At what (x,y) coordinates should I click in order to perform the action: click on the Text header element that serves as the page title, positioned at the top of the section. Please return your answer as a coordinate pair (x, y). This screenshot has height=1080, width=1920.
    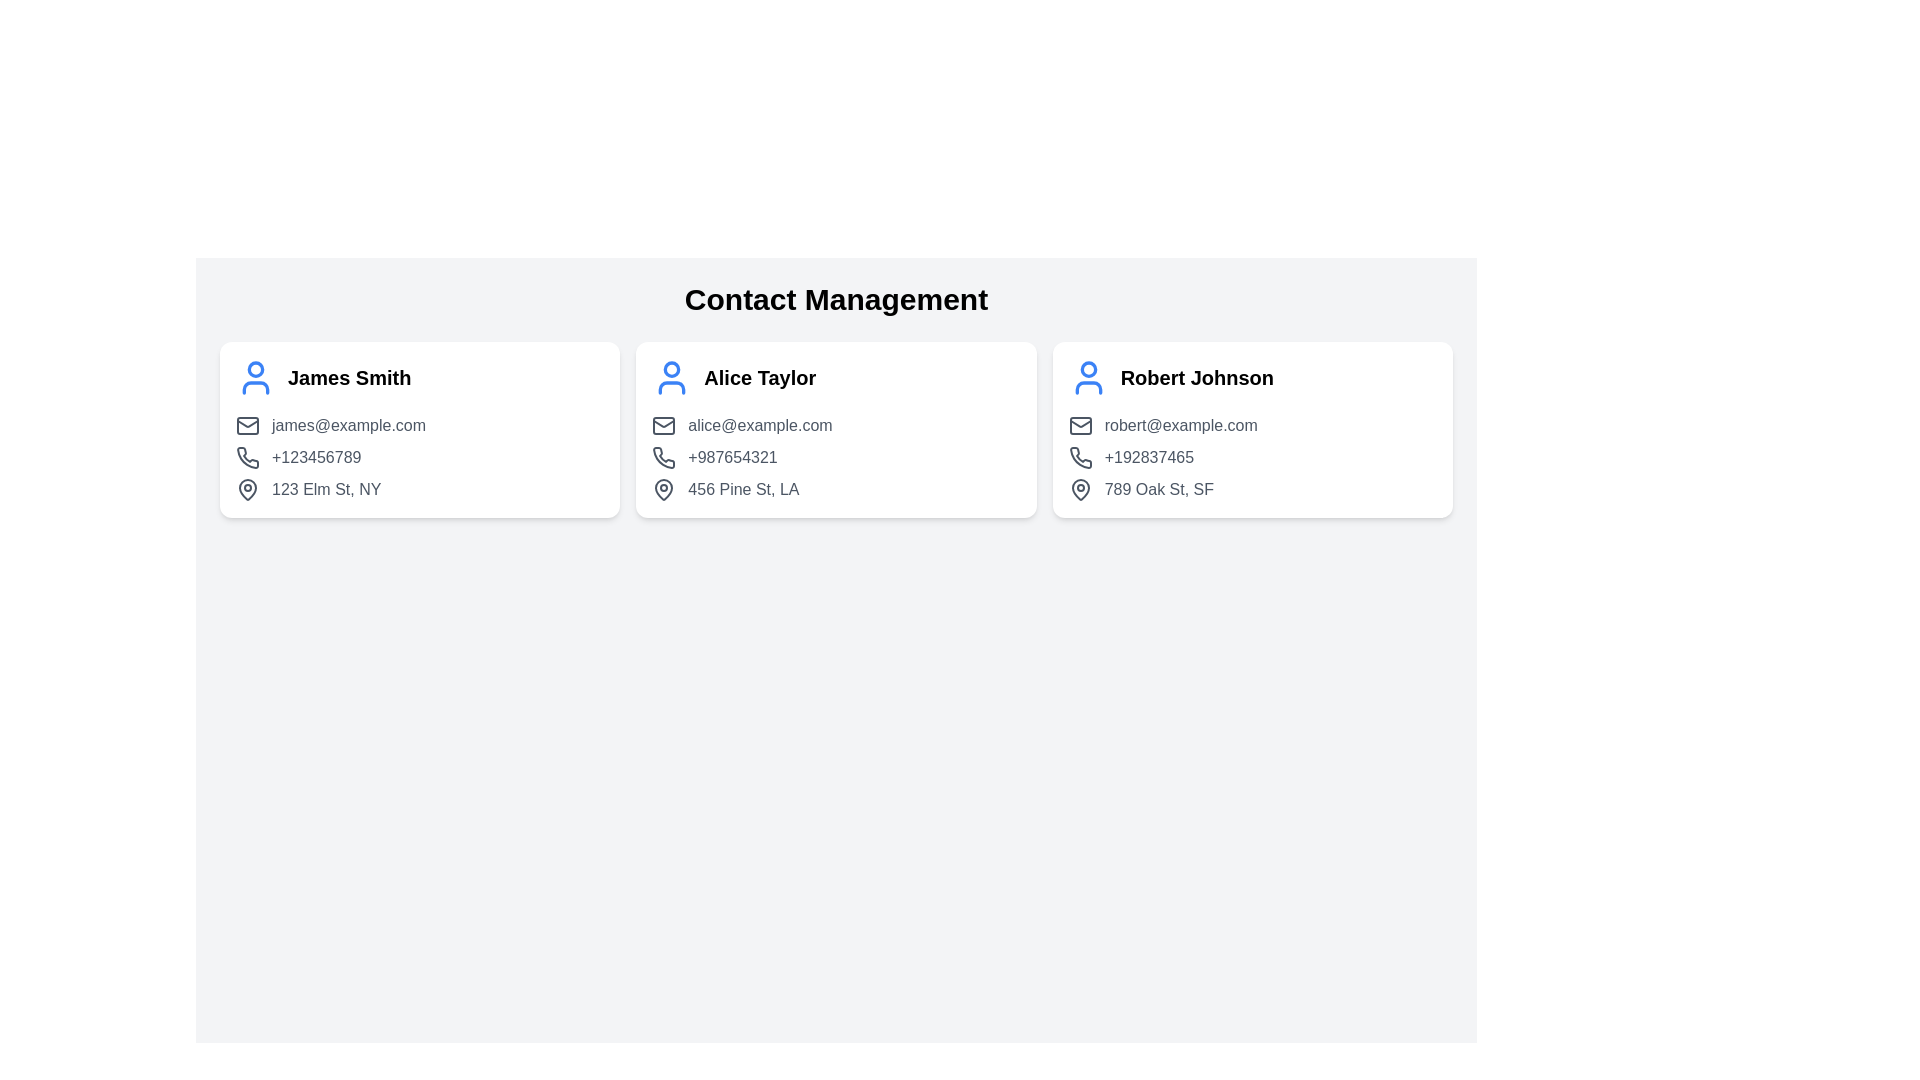
    Looking at the image, I should click on (836, 300).